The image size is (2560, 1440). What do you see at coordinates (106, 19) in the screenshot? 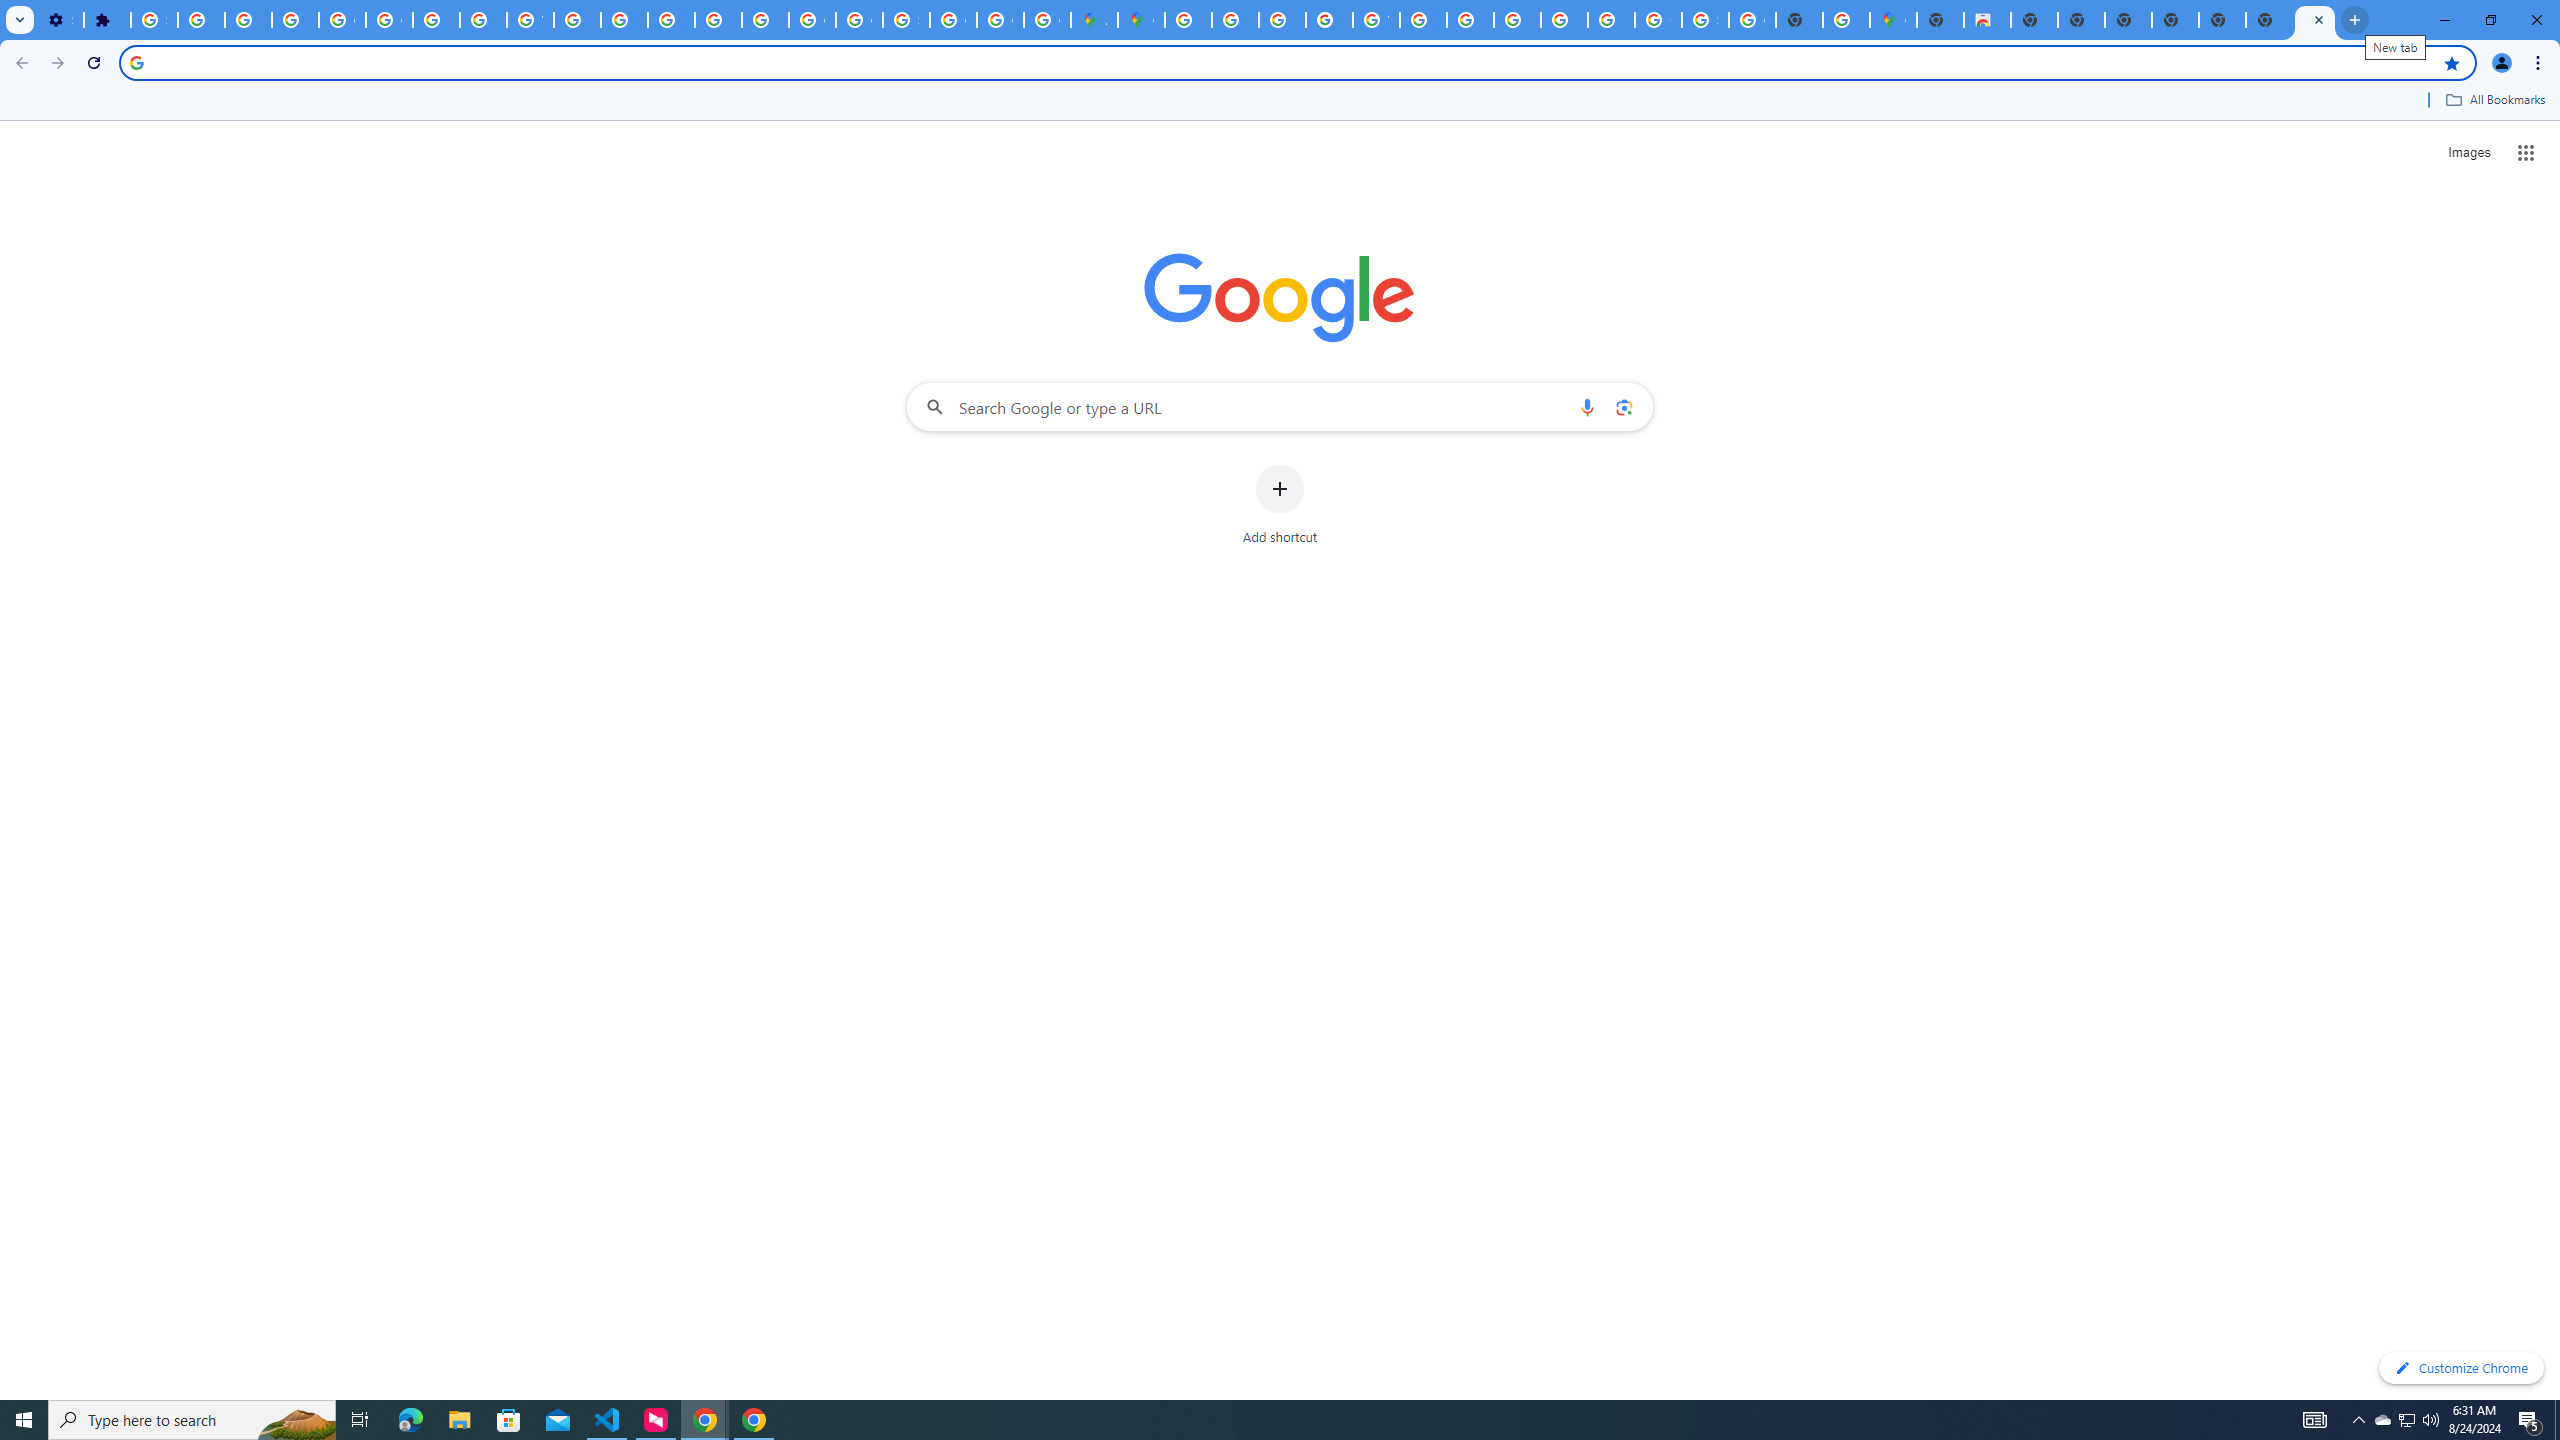
I see `'Extensions'` at bounding box center [106, 19].